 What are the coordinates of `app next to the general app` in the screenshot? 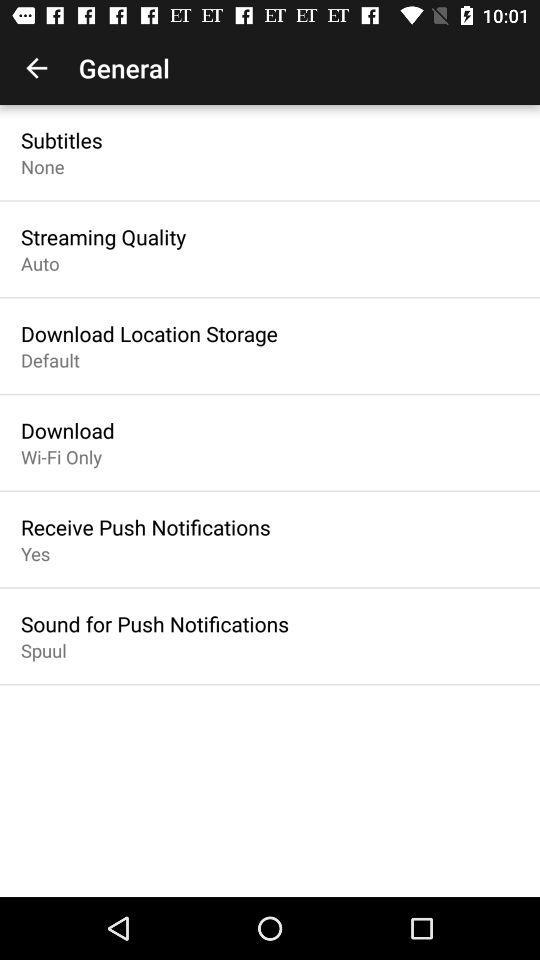 It's located at (36, 68).